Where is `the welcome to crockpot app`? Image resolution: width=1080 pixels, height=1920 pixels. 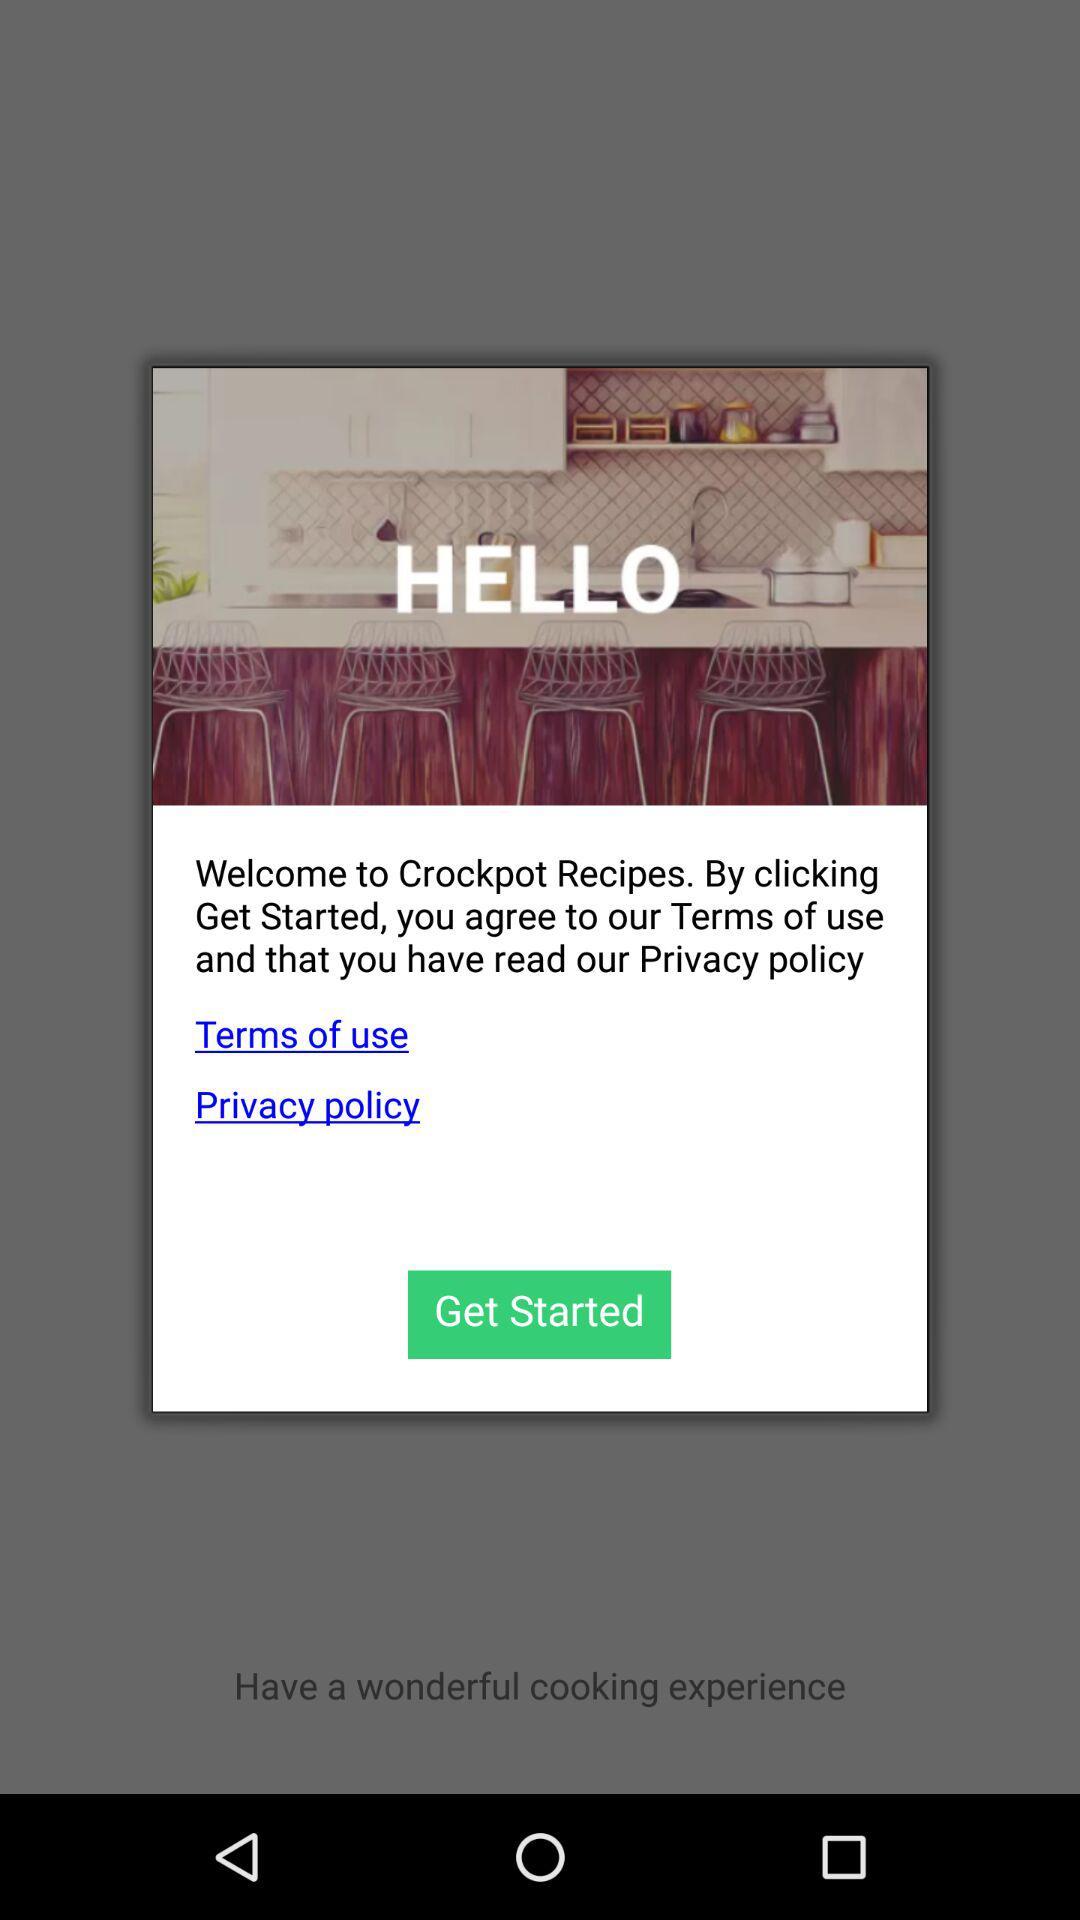
the welcome to crockpot app is located at coordinates (518, 898).